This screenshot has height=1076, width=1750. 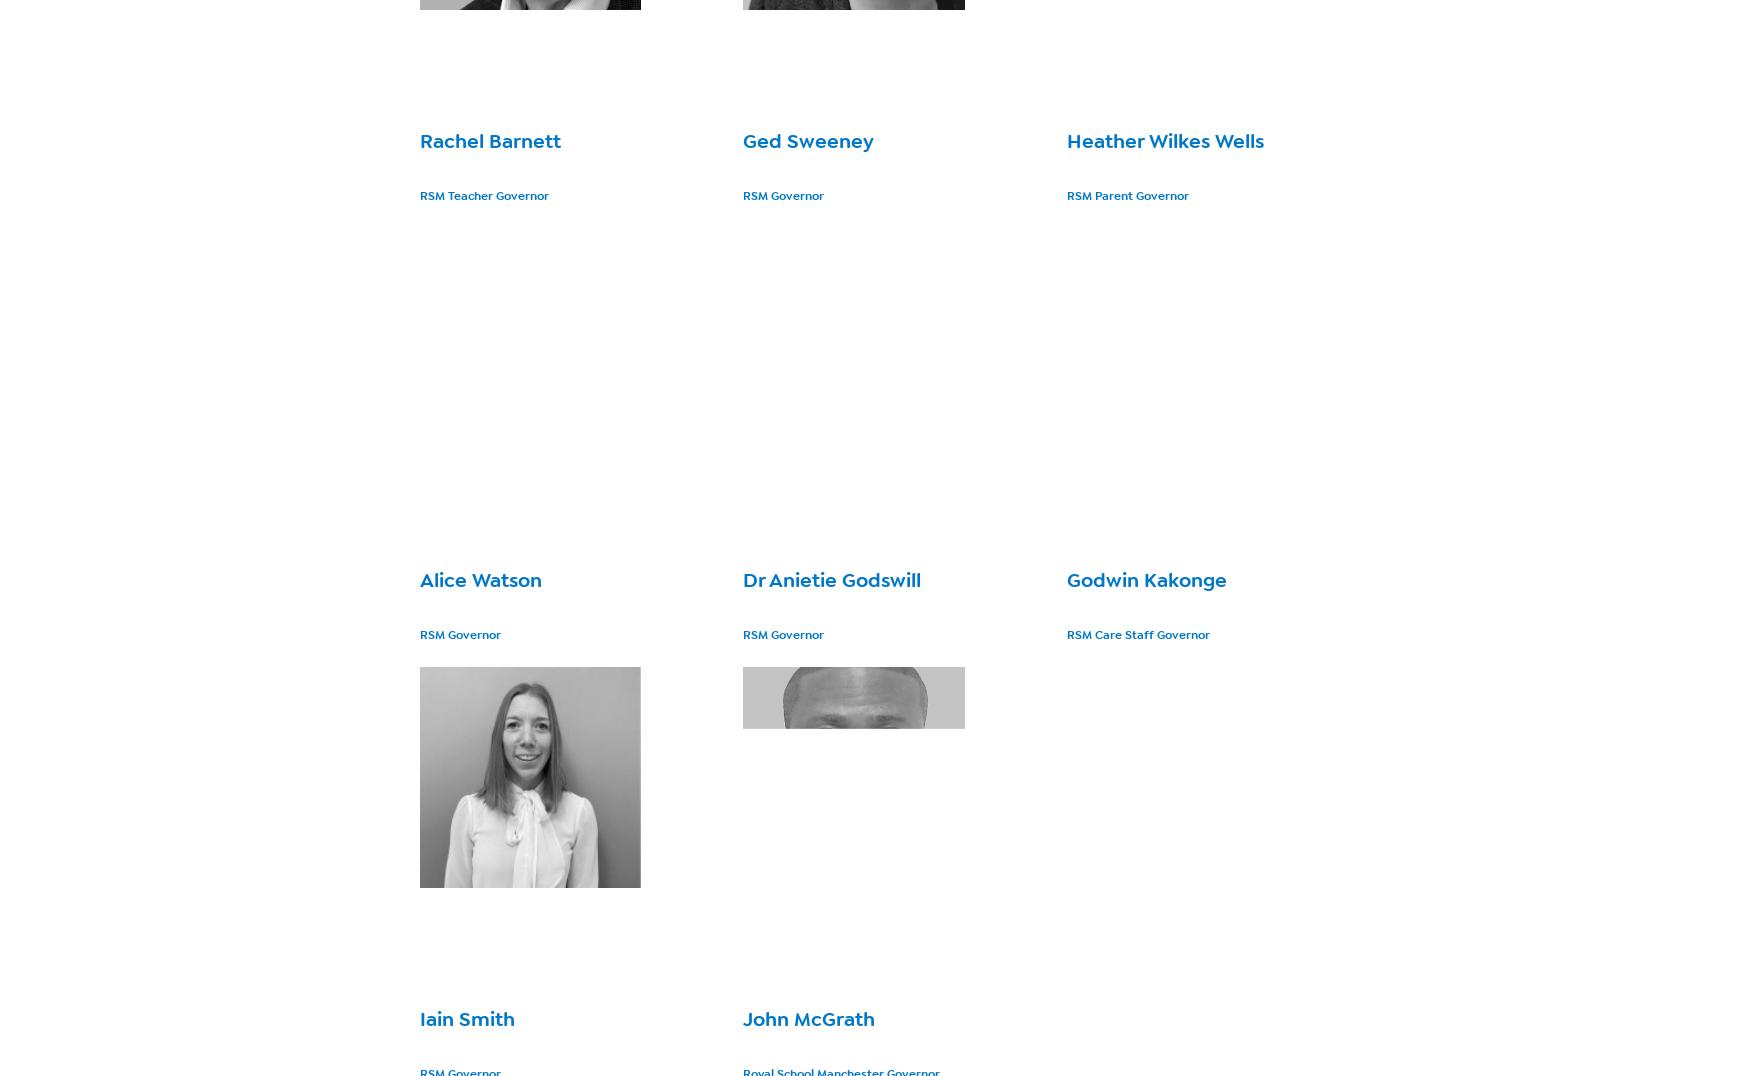 What do you see at coordinates (743, 141) in the screenshot?
I see `'Ged Sweeney'` at bounding box center [743, 141].